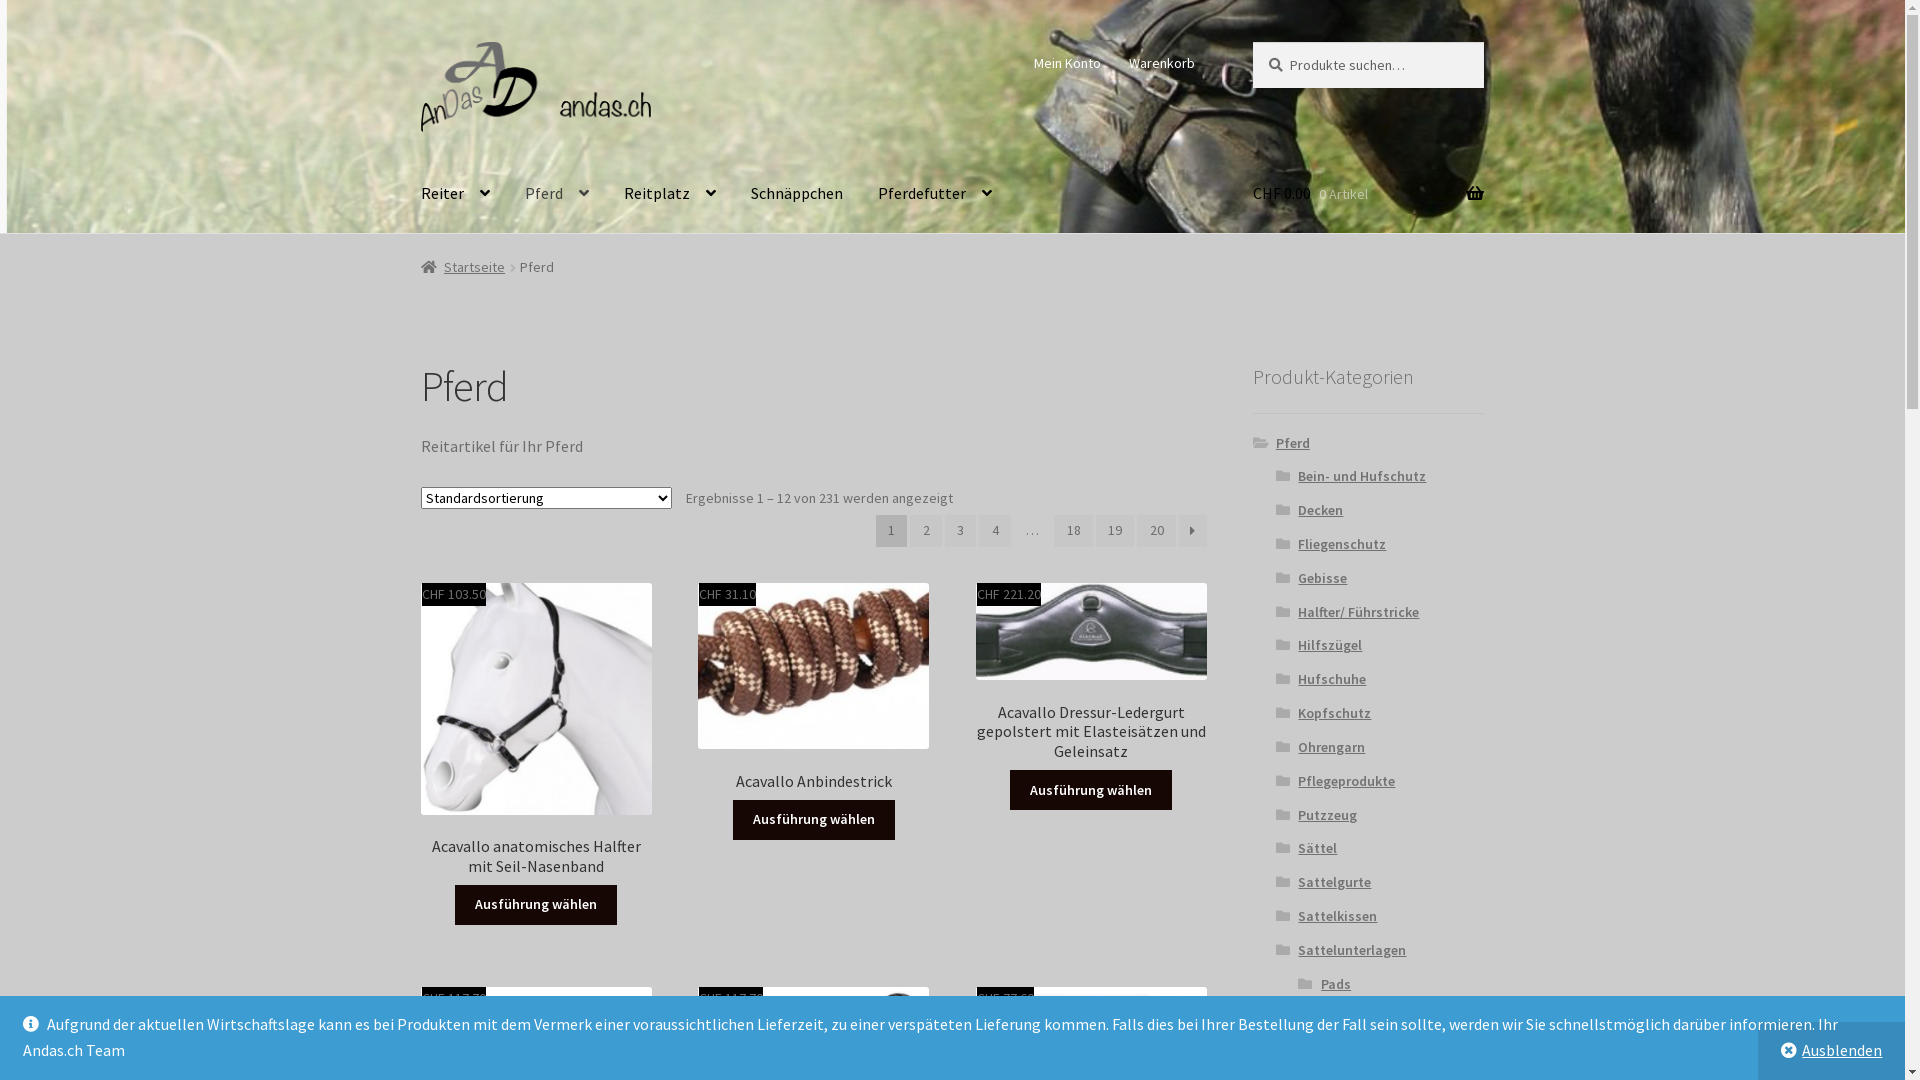 The height and width of the screenshot is (1080, 1920). I want to click on 'Suche', so click(1251, 41).